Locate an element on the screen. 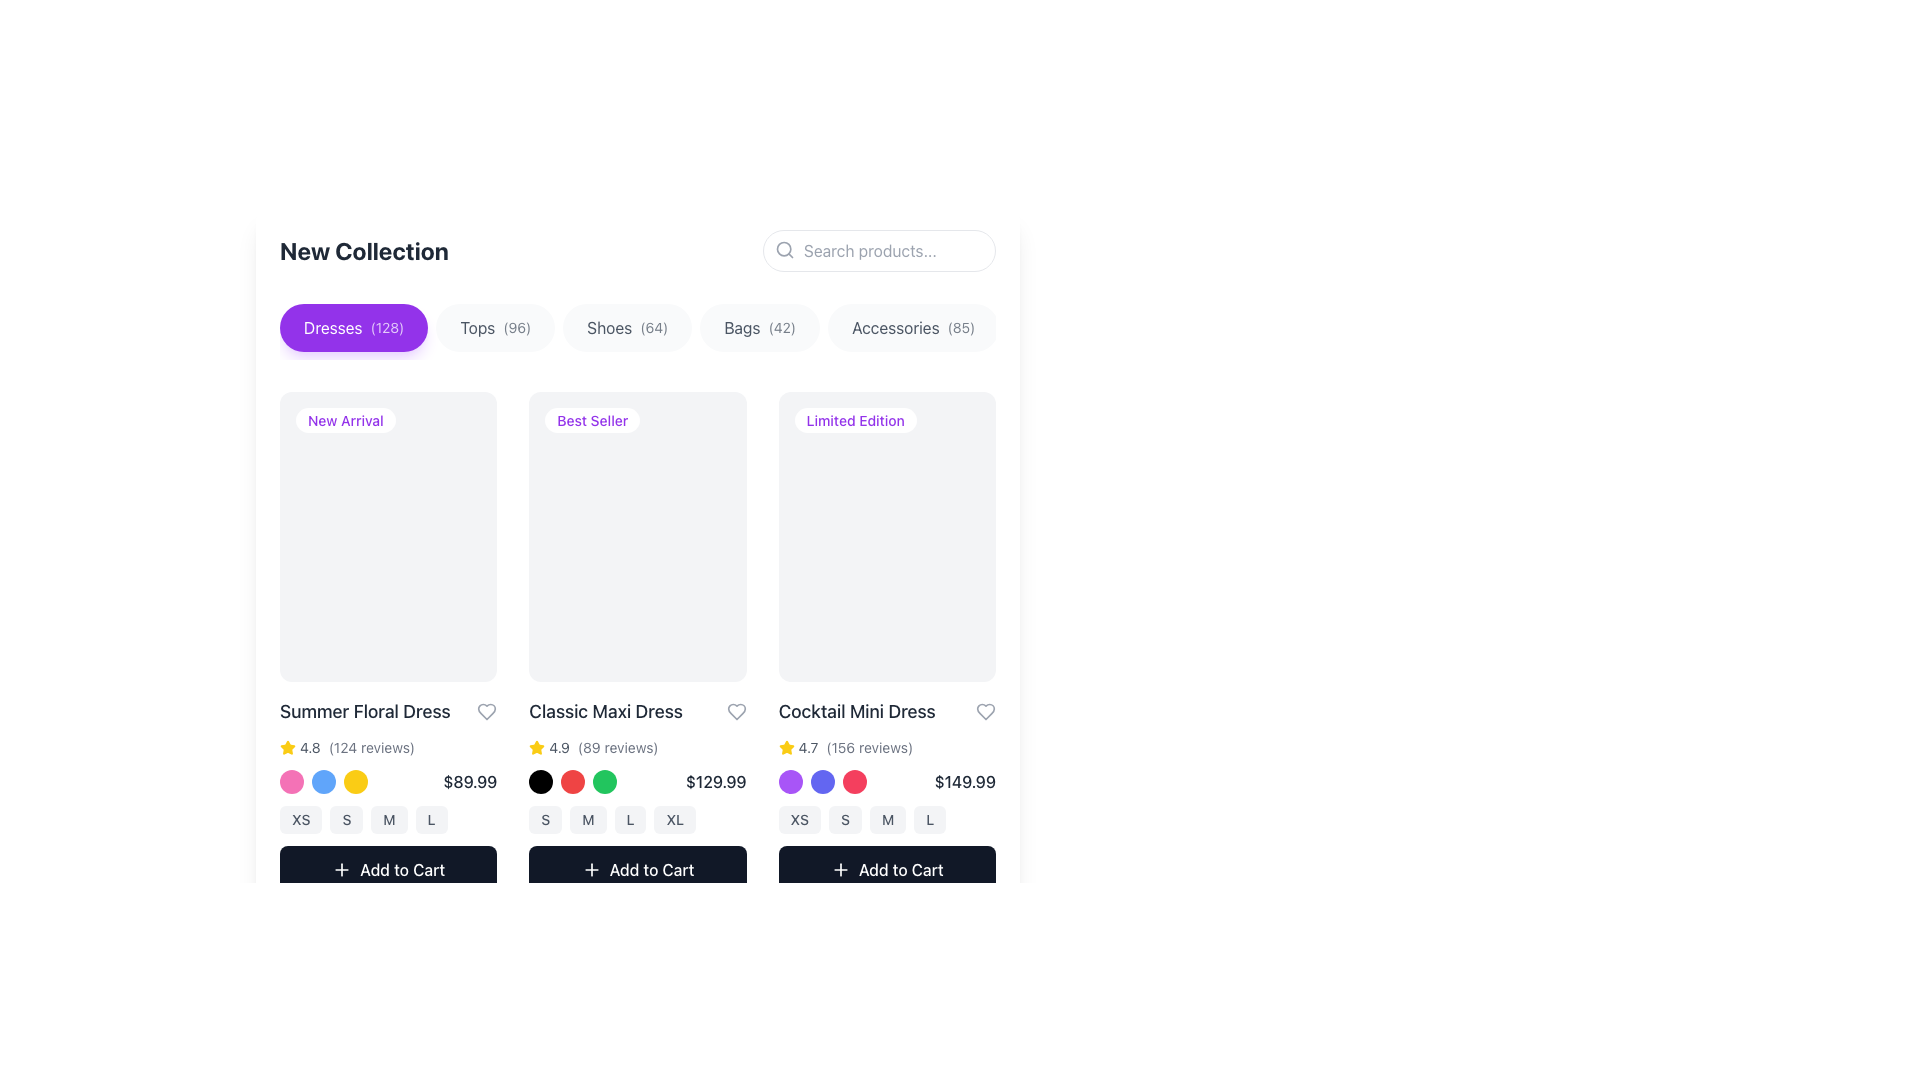 The image size is (1920, 1080). the rating summary display element for the 'Summer Floral Dress' is located at coordinates (388, 747).